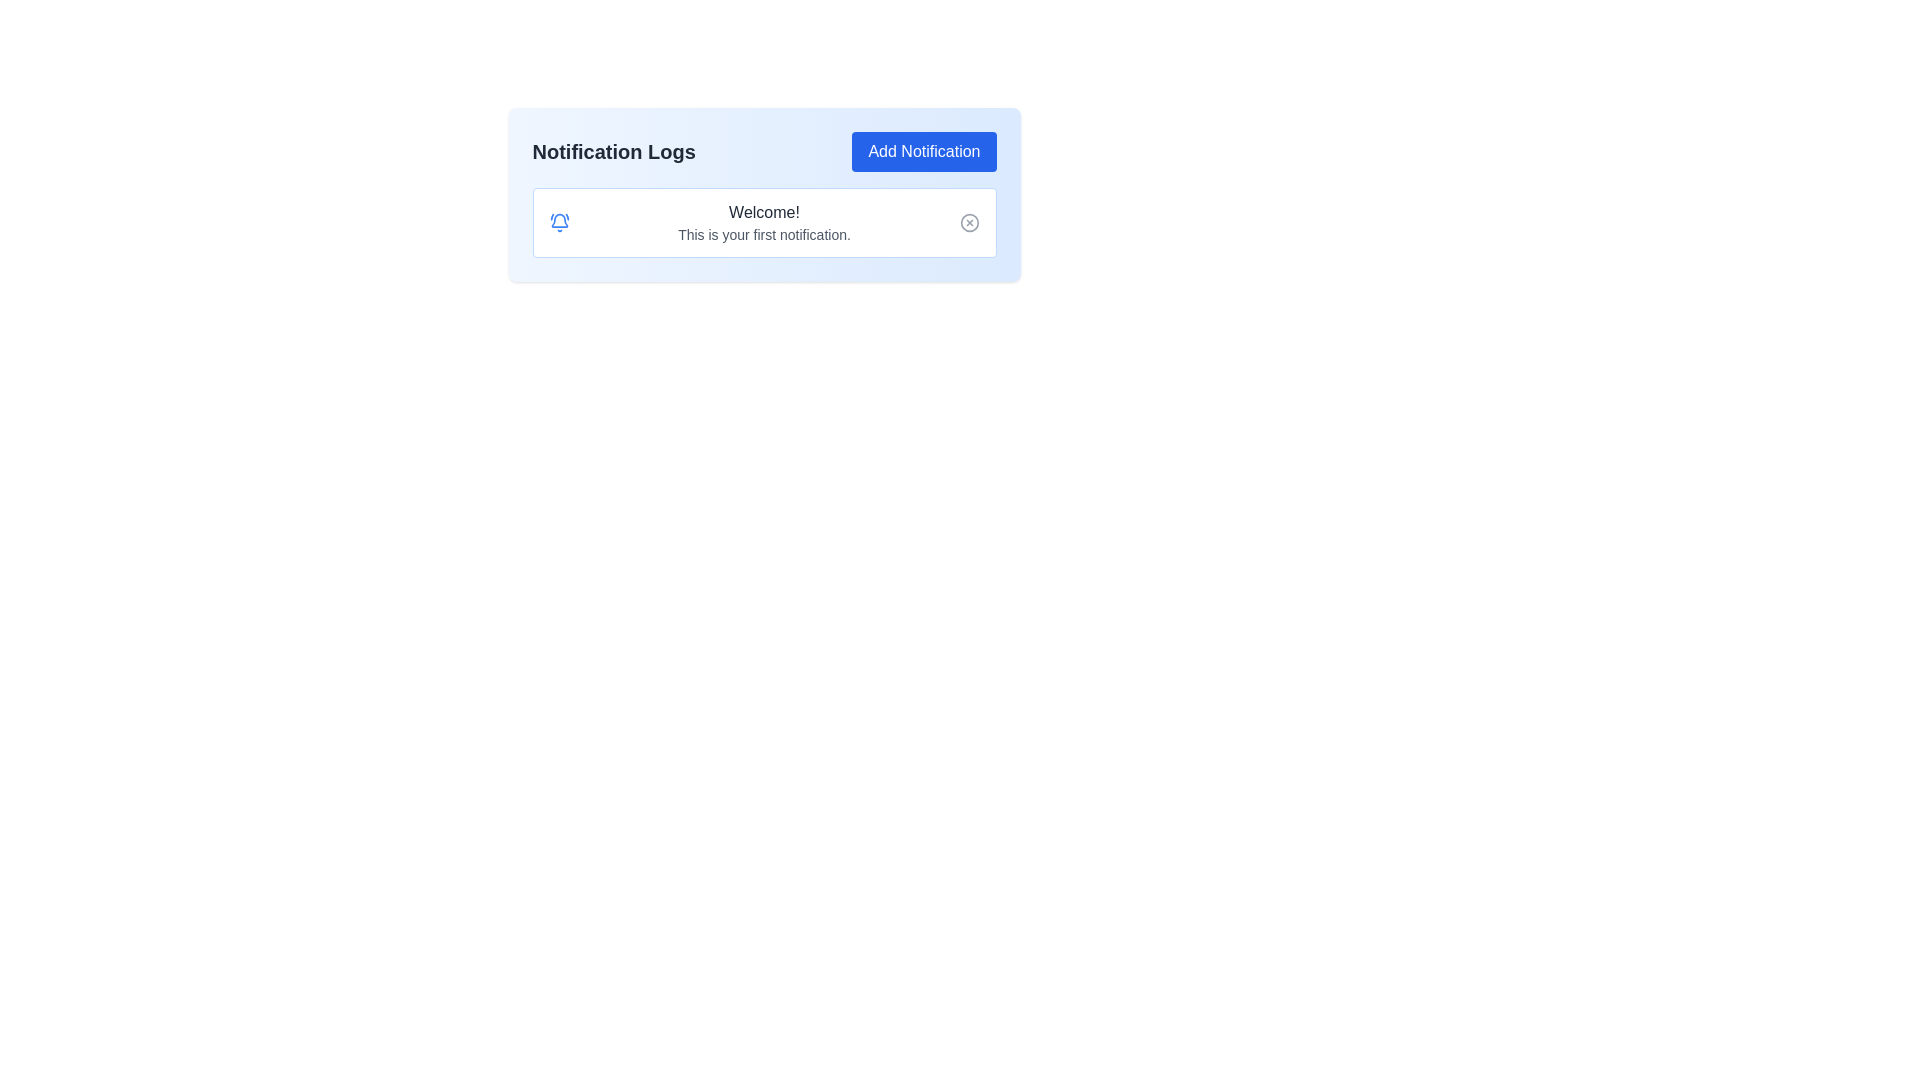 This screenshot has width=1920, height=1080. I want to click on the 'Add Notification' button located at the top-right of the 'Notification Logs' section to initiate an action, so click(923, 150).